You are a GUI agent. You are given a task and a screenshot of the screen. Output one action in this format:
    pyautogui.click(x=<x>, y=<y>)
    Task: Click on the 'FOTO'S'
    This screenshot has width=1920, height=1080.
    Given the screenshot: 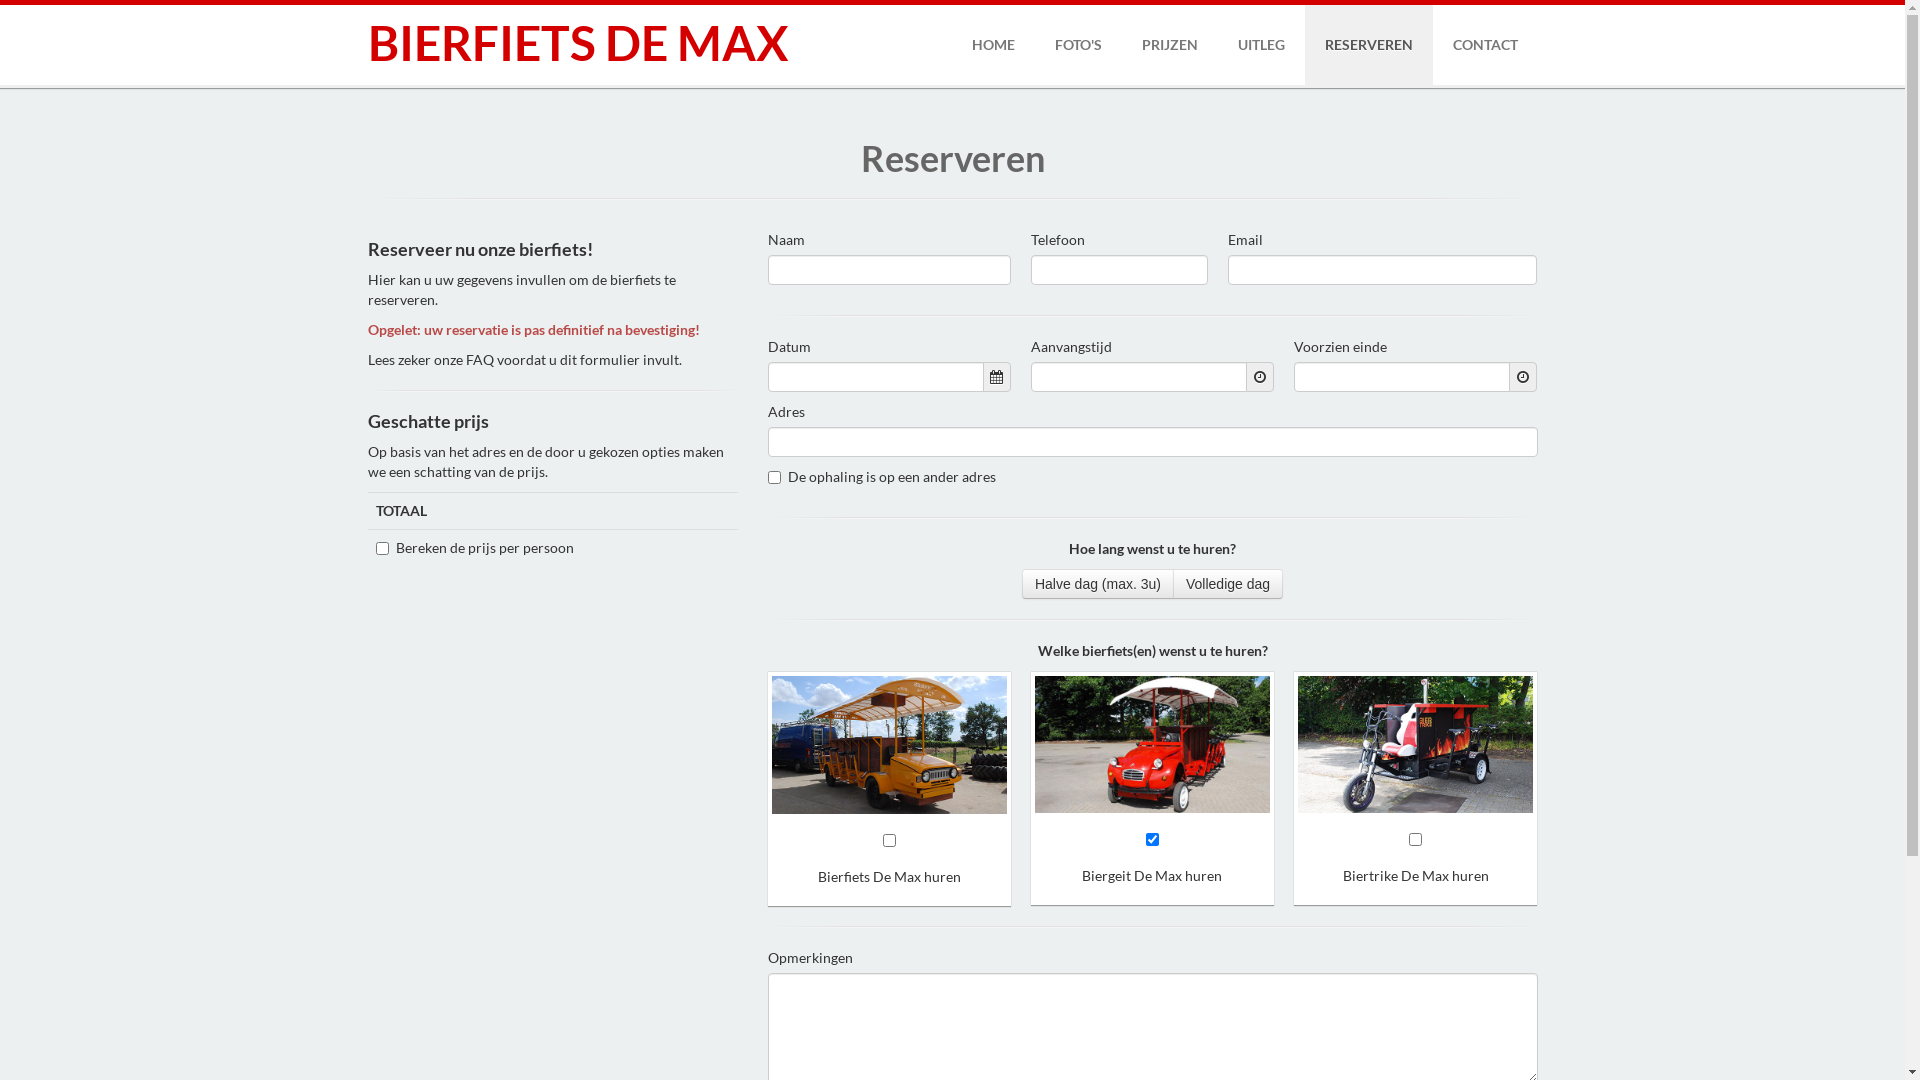 What is the action you would take?
    pyautogui.click(x=1076, y=45)
    